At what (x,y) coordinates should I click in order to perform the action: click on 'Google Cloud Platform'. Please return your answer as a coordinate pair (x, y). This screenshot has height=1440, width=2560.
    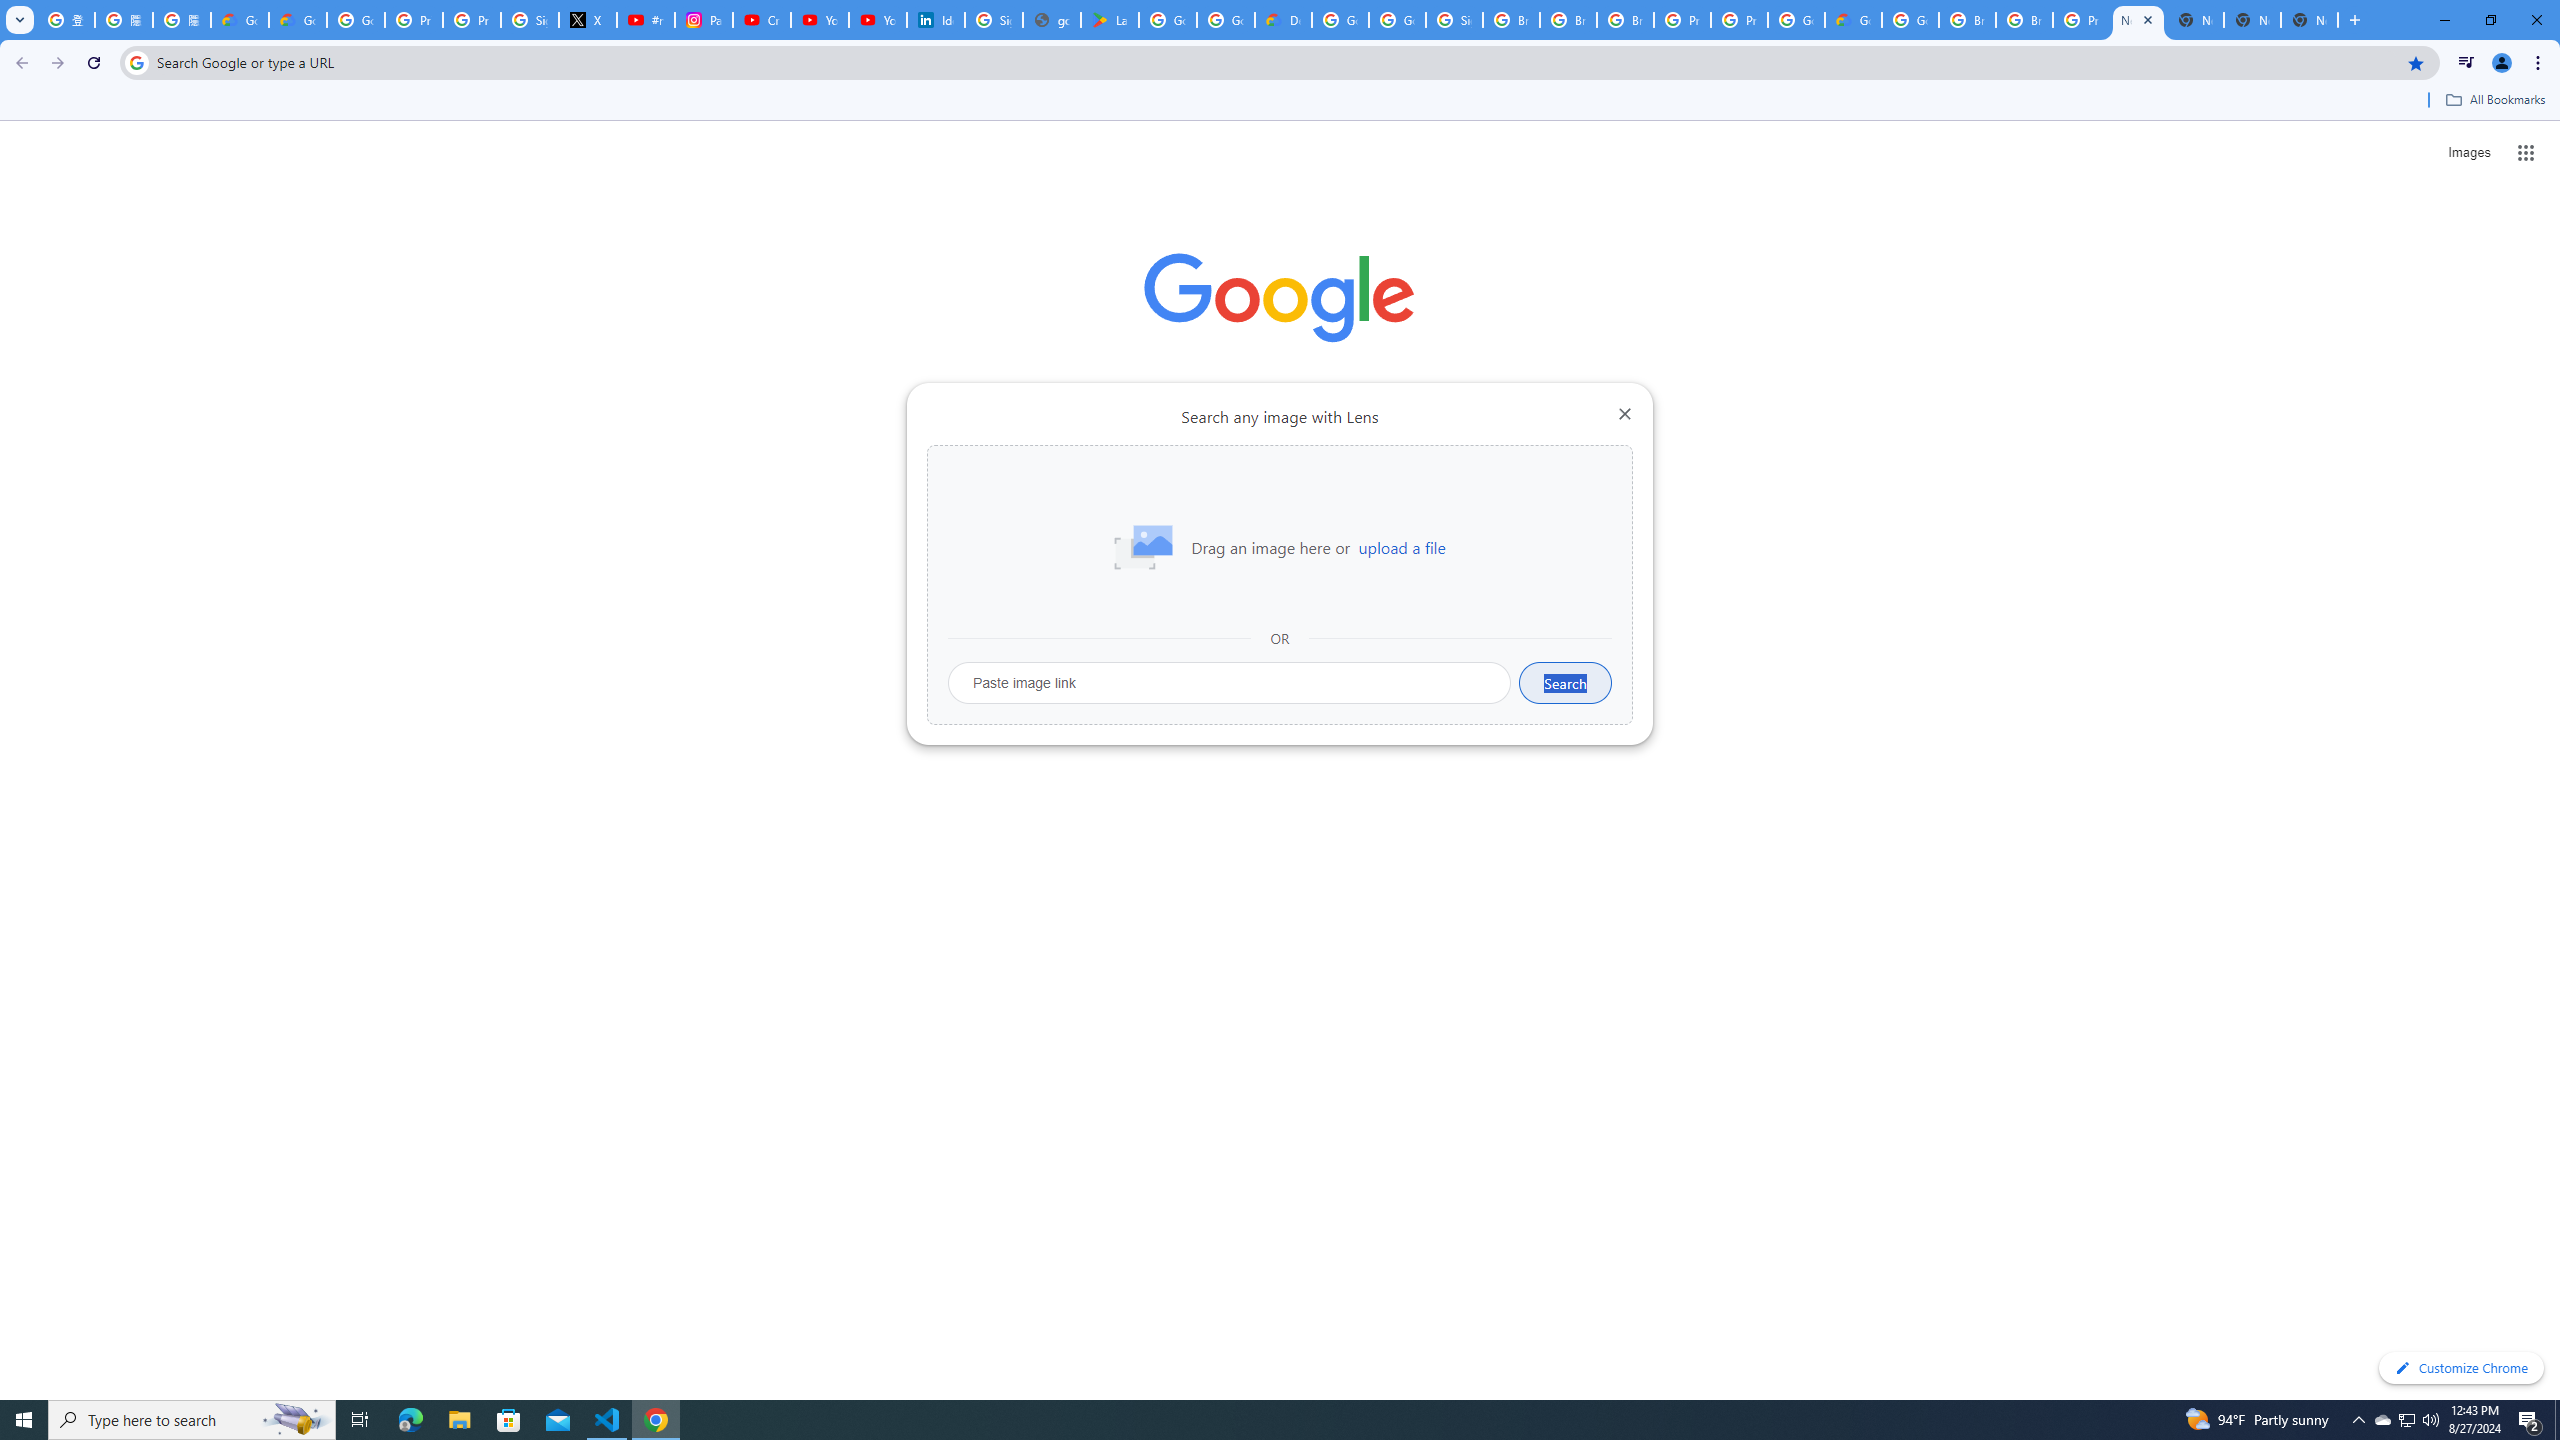
    Looking at the image, I should click on (1794, 19).